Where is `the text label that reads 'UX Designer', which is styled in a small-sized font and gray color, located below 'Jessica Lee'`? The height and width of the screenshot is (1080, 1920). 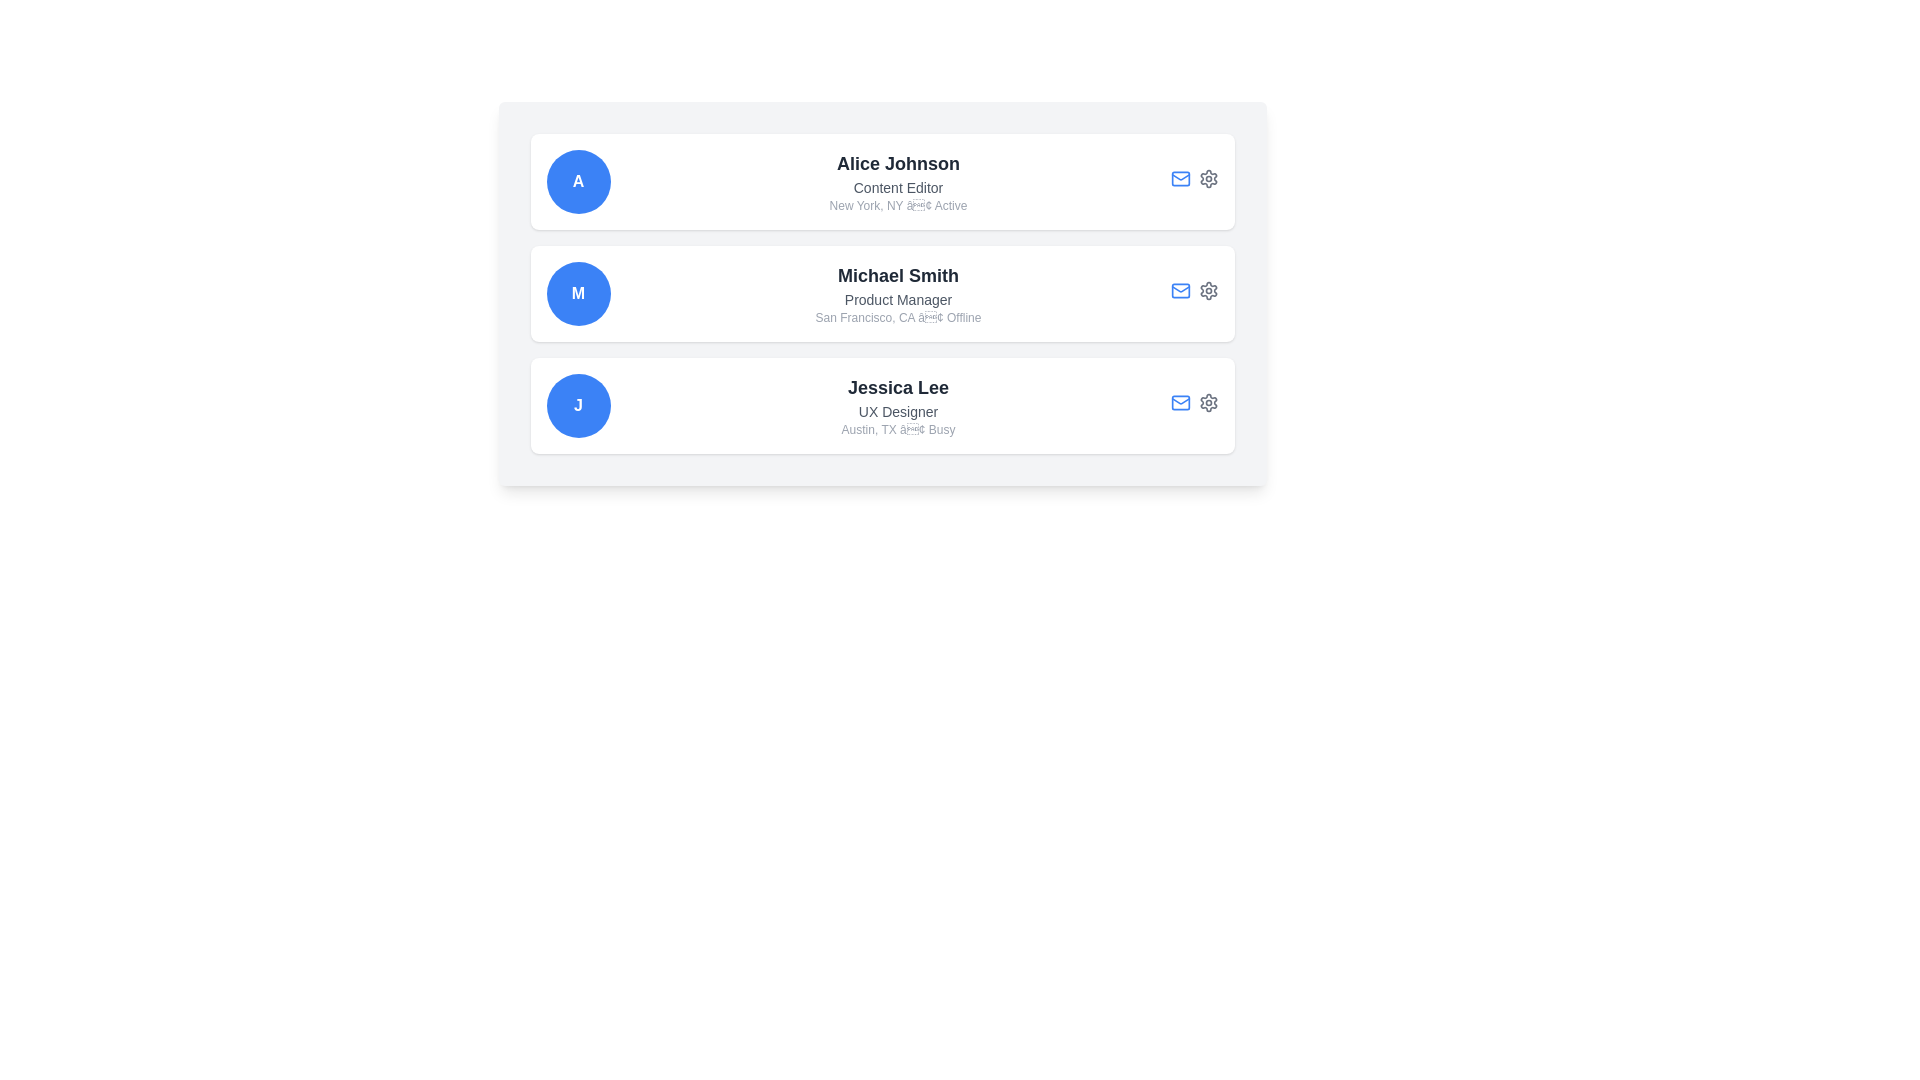 the text label that reads 'UX Designer', which is styled in a small-sized font and gray color, located below 'Jessica Lee' is located at coordinates (897, 411).